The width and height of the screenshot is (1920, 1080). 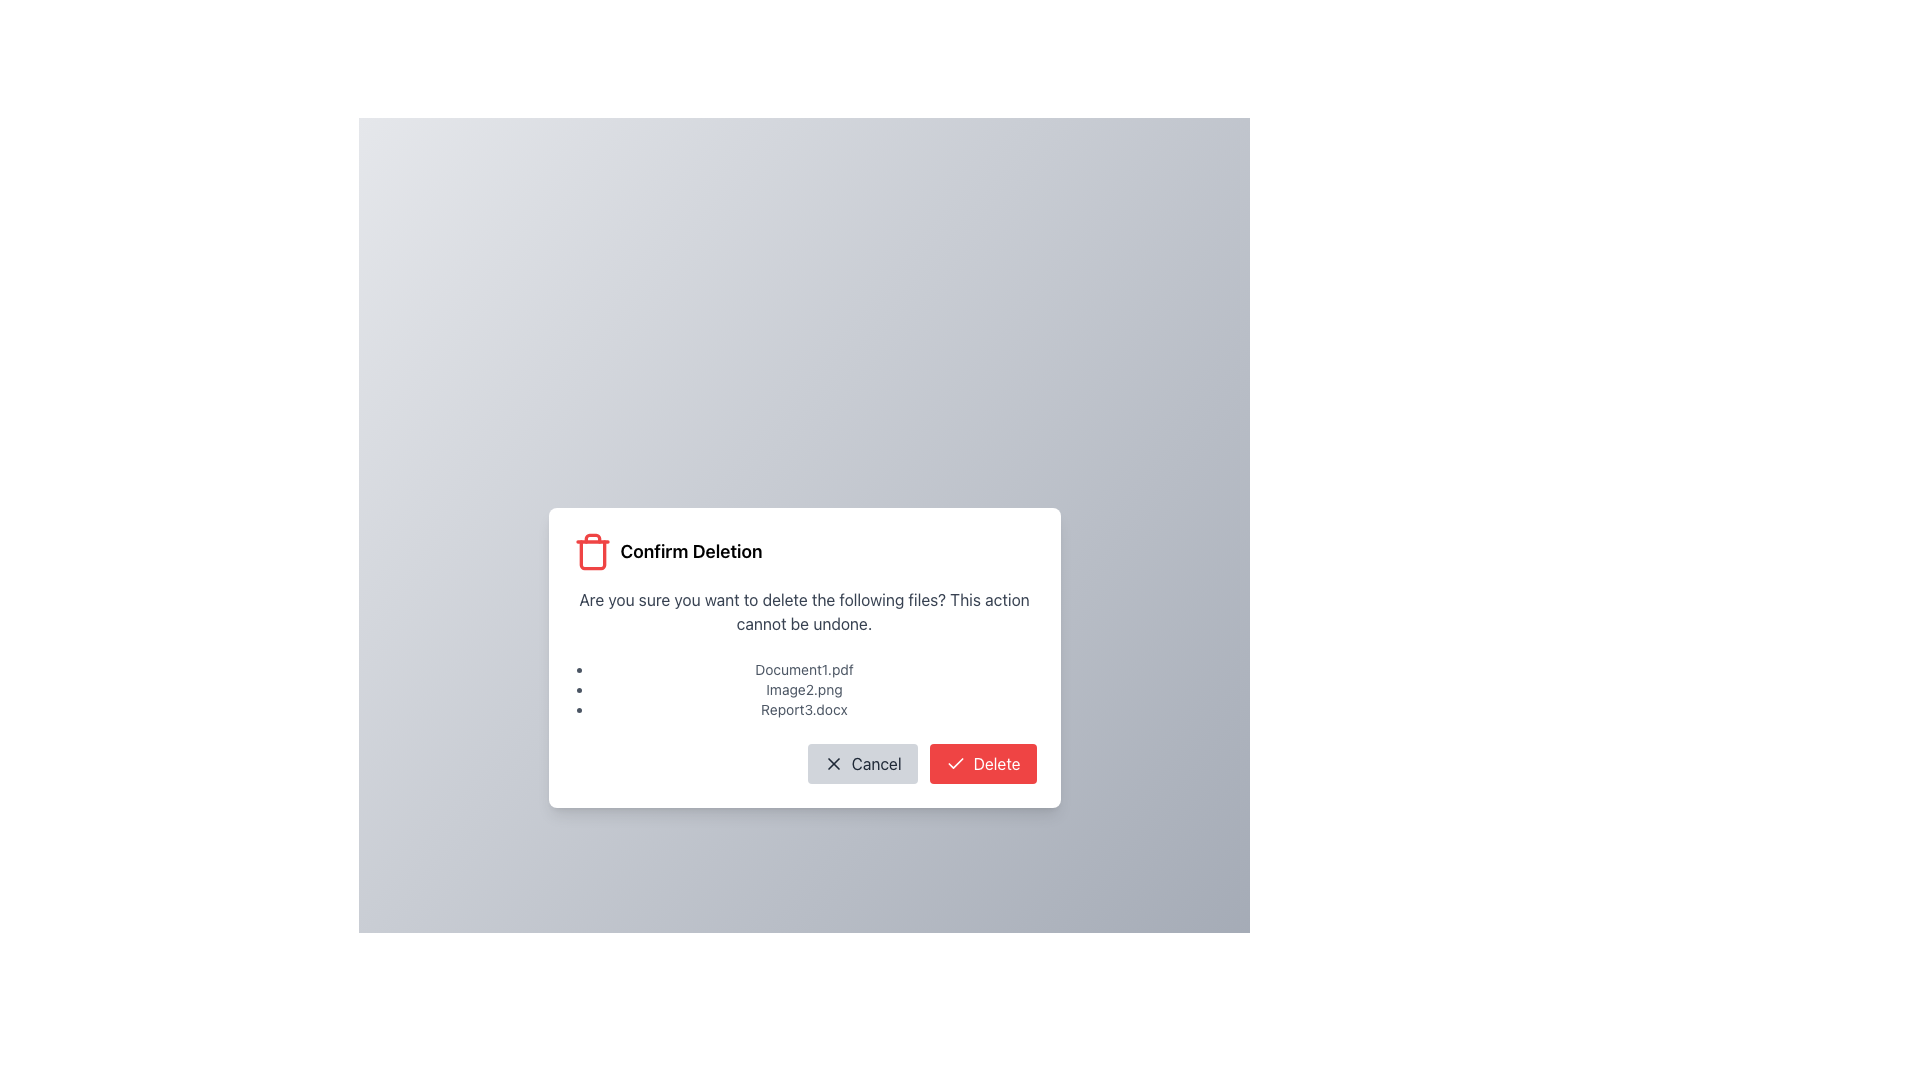 What do you see at coordinates (983, 763) in the screenshot?
I see `the confirmation button for deletion located in the bottom right of the modal window to trigger a visual state change` at bounding box center [983, 763].